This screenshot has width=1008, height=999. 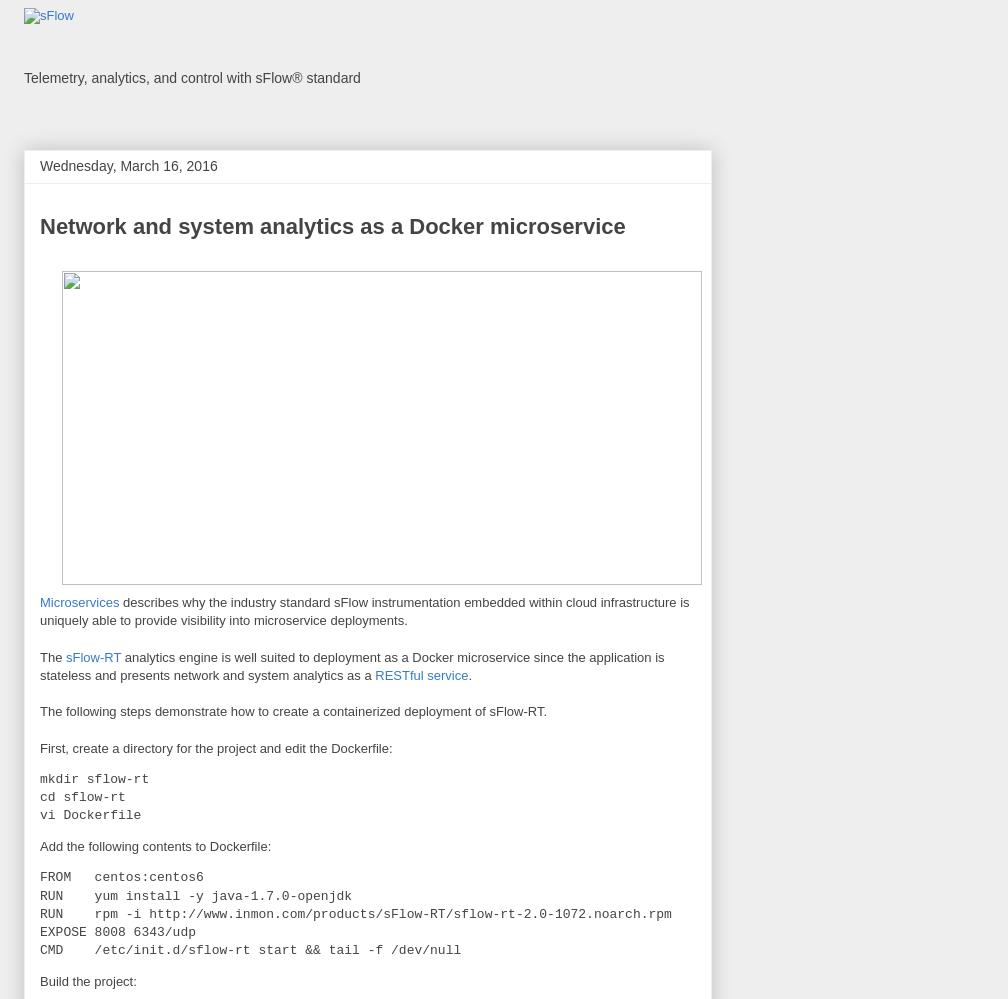 What do you see at coordinates (364, 610) in the screenshot?
I see `'describes why the industry standard sFlow instrumentation embedded within cloud infrastructure is uniquely able to provide visibility into microservice deployments.'` at bounding box center [364, 610].